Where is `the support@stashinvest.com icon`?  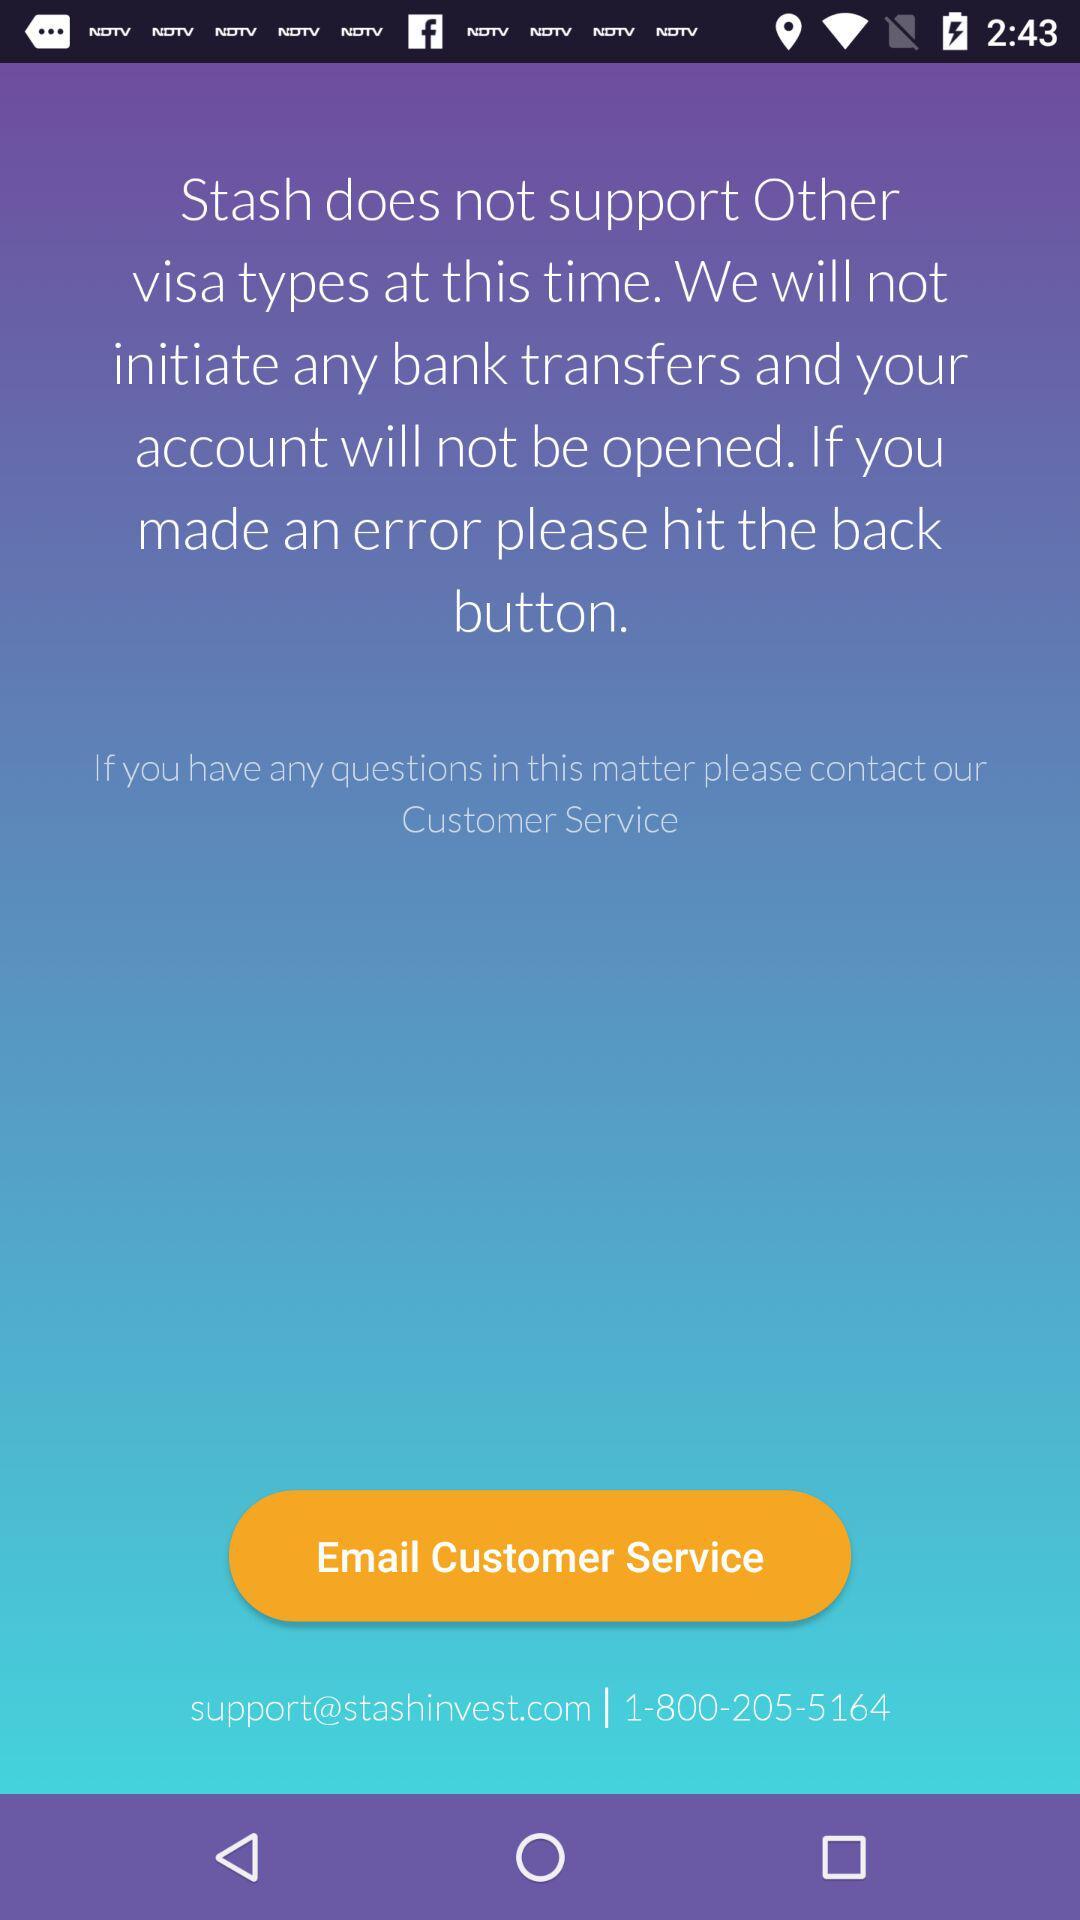 the support@stashinvest.com icon is located at coordinates (390, 1706).